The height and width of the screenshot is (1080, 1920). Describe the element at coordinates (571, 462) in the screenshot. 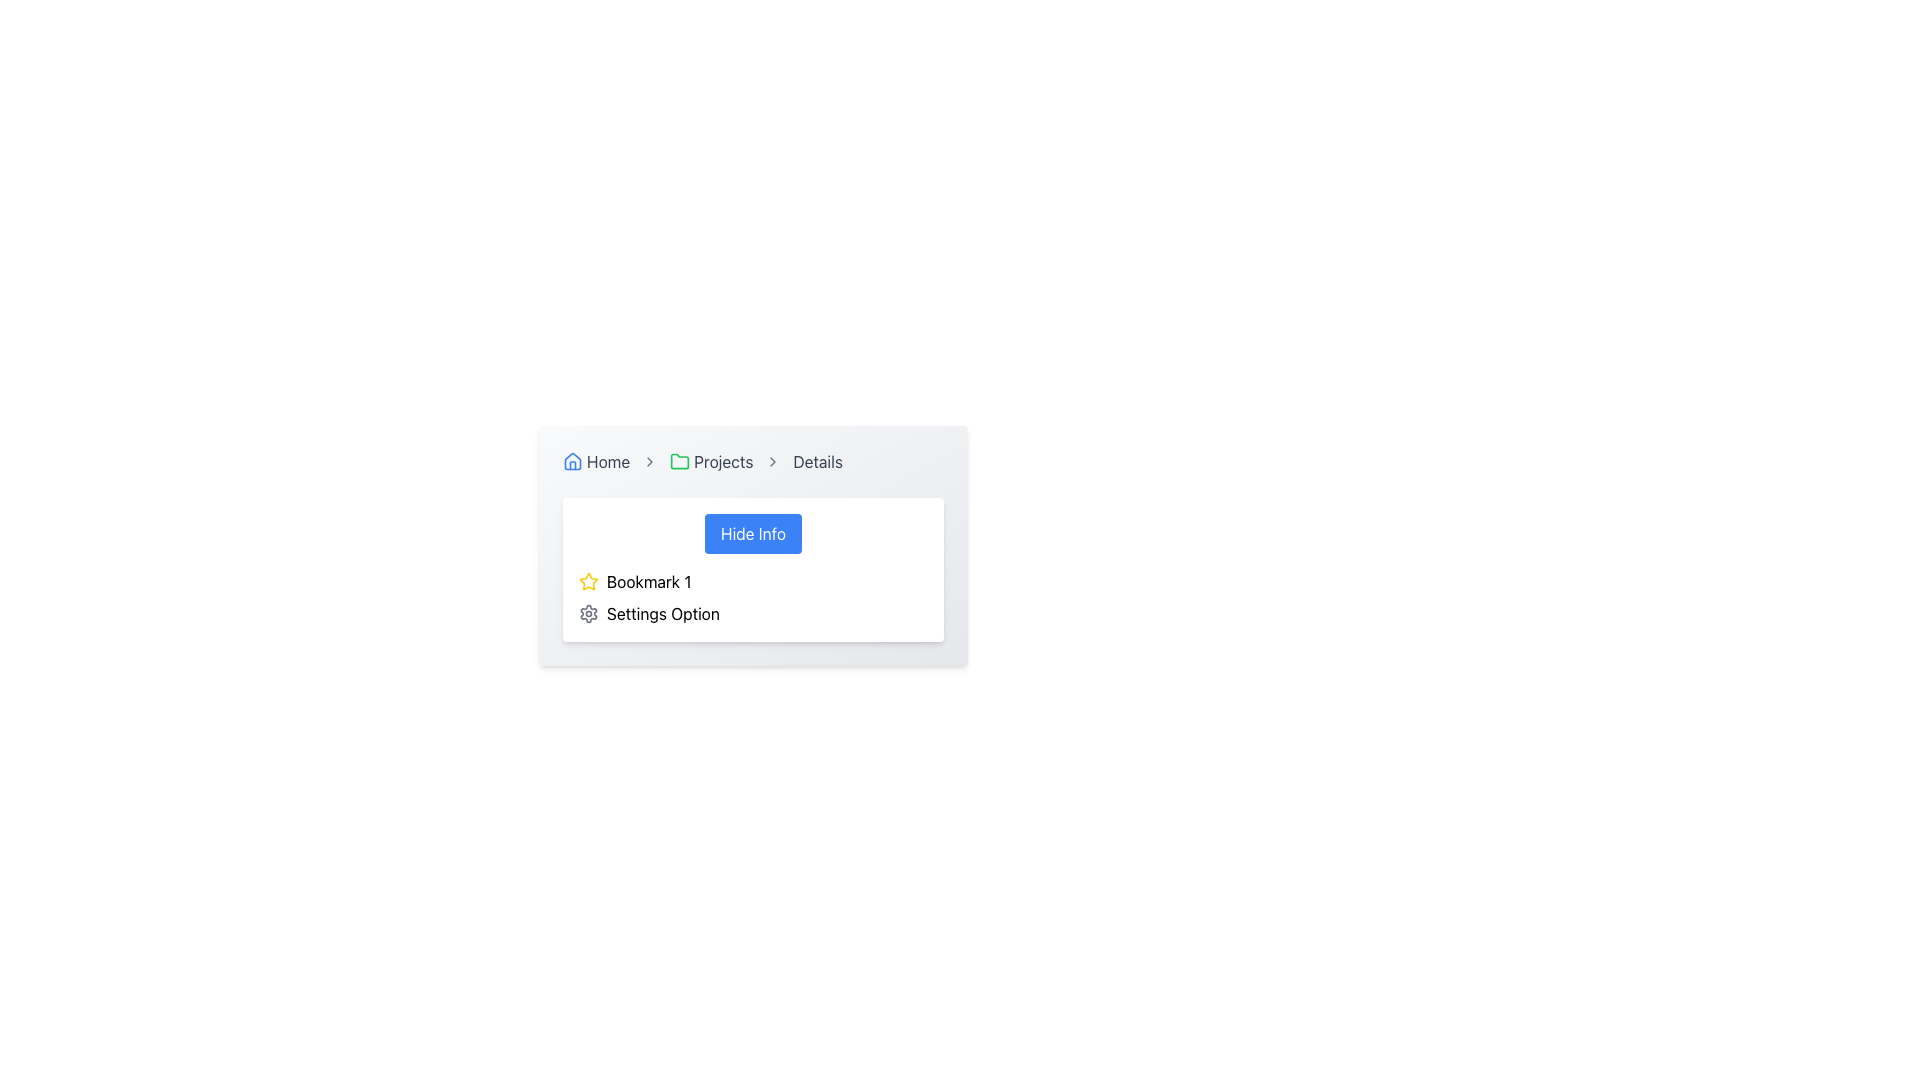

I see `the house icon, which is styled with a minimalistic design and blue color, located to the left of the 'Home' text label` at that location.